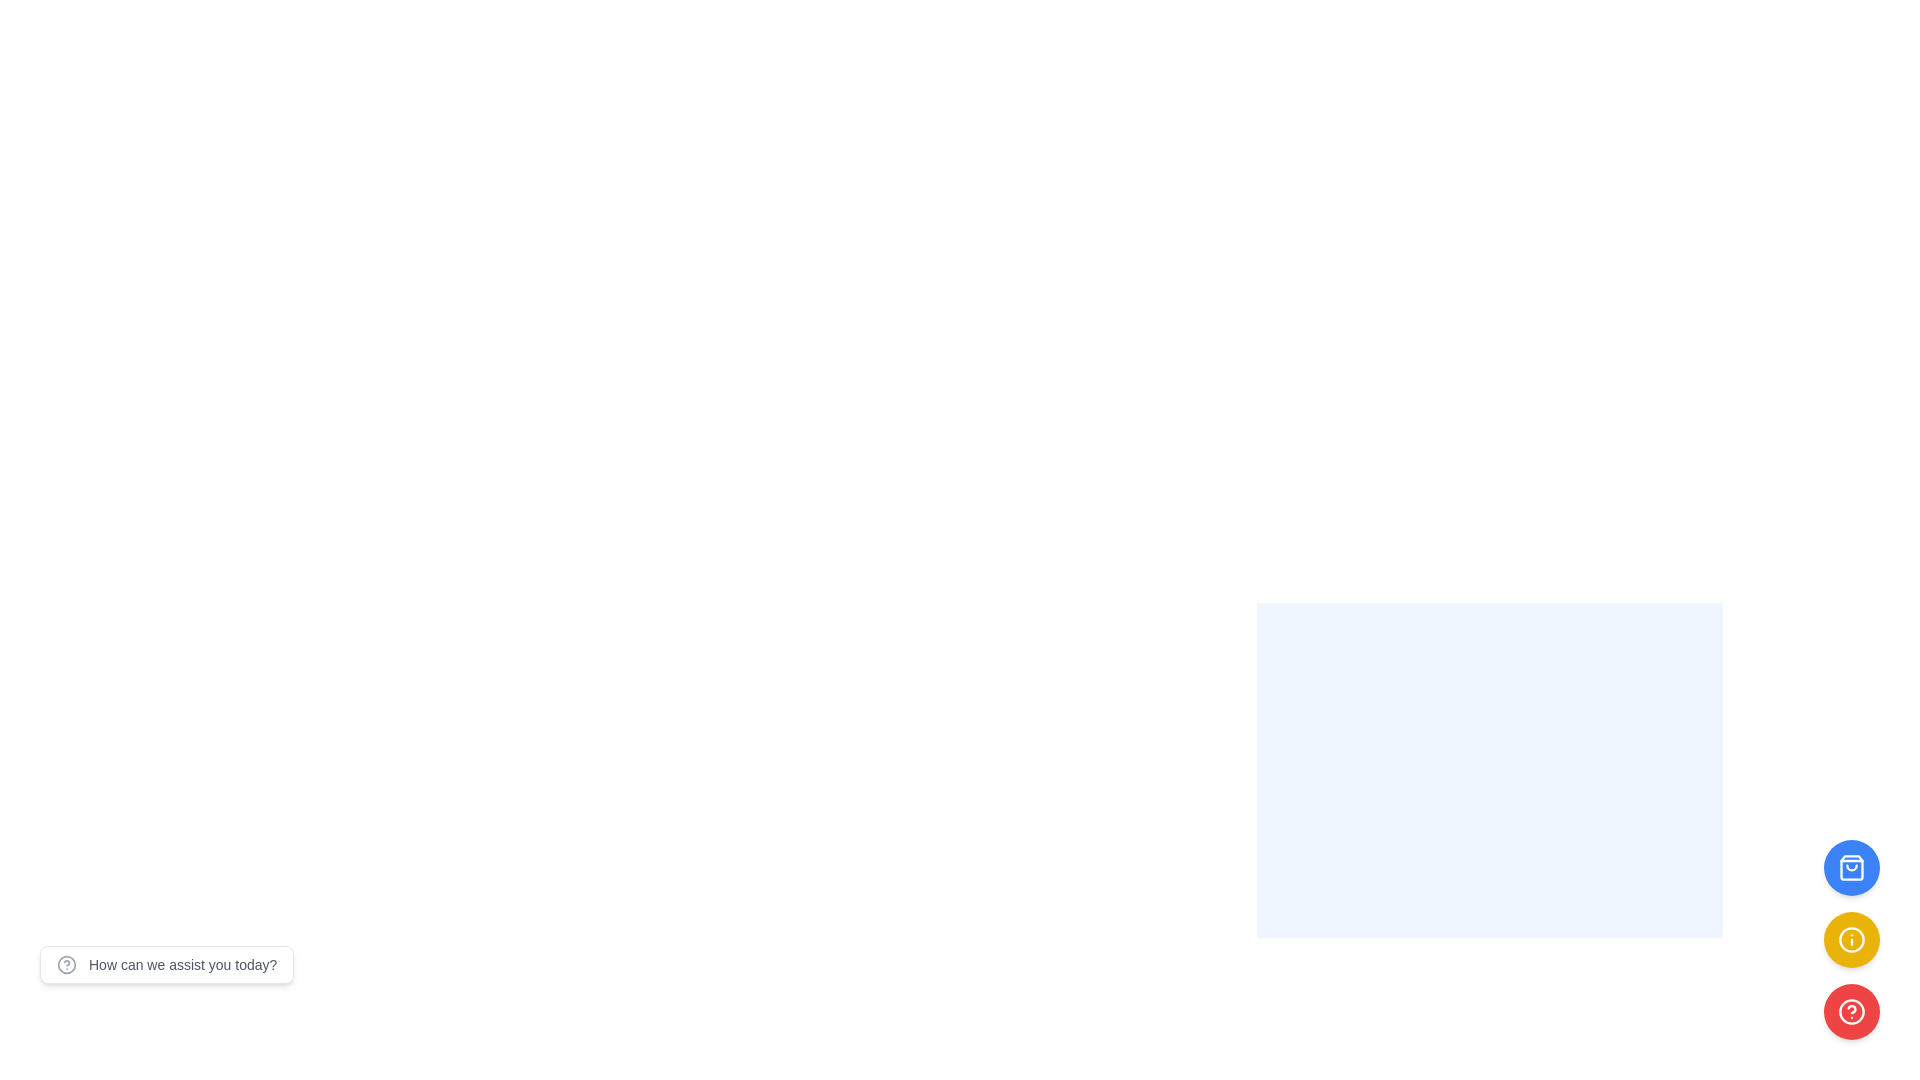 Image resolution: width=1920 pixels, height=1080 pixels. What do you see at coordinates (1851, 1011) in the screenshot?
I see `the red circular help icon located in the bottom-right area of the interface` at bounding box center [1851, 1011].